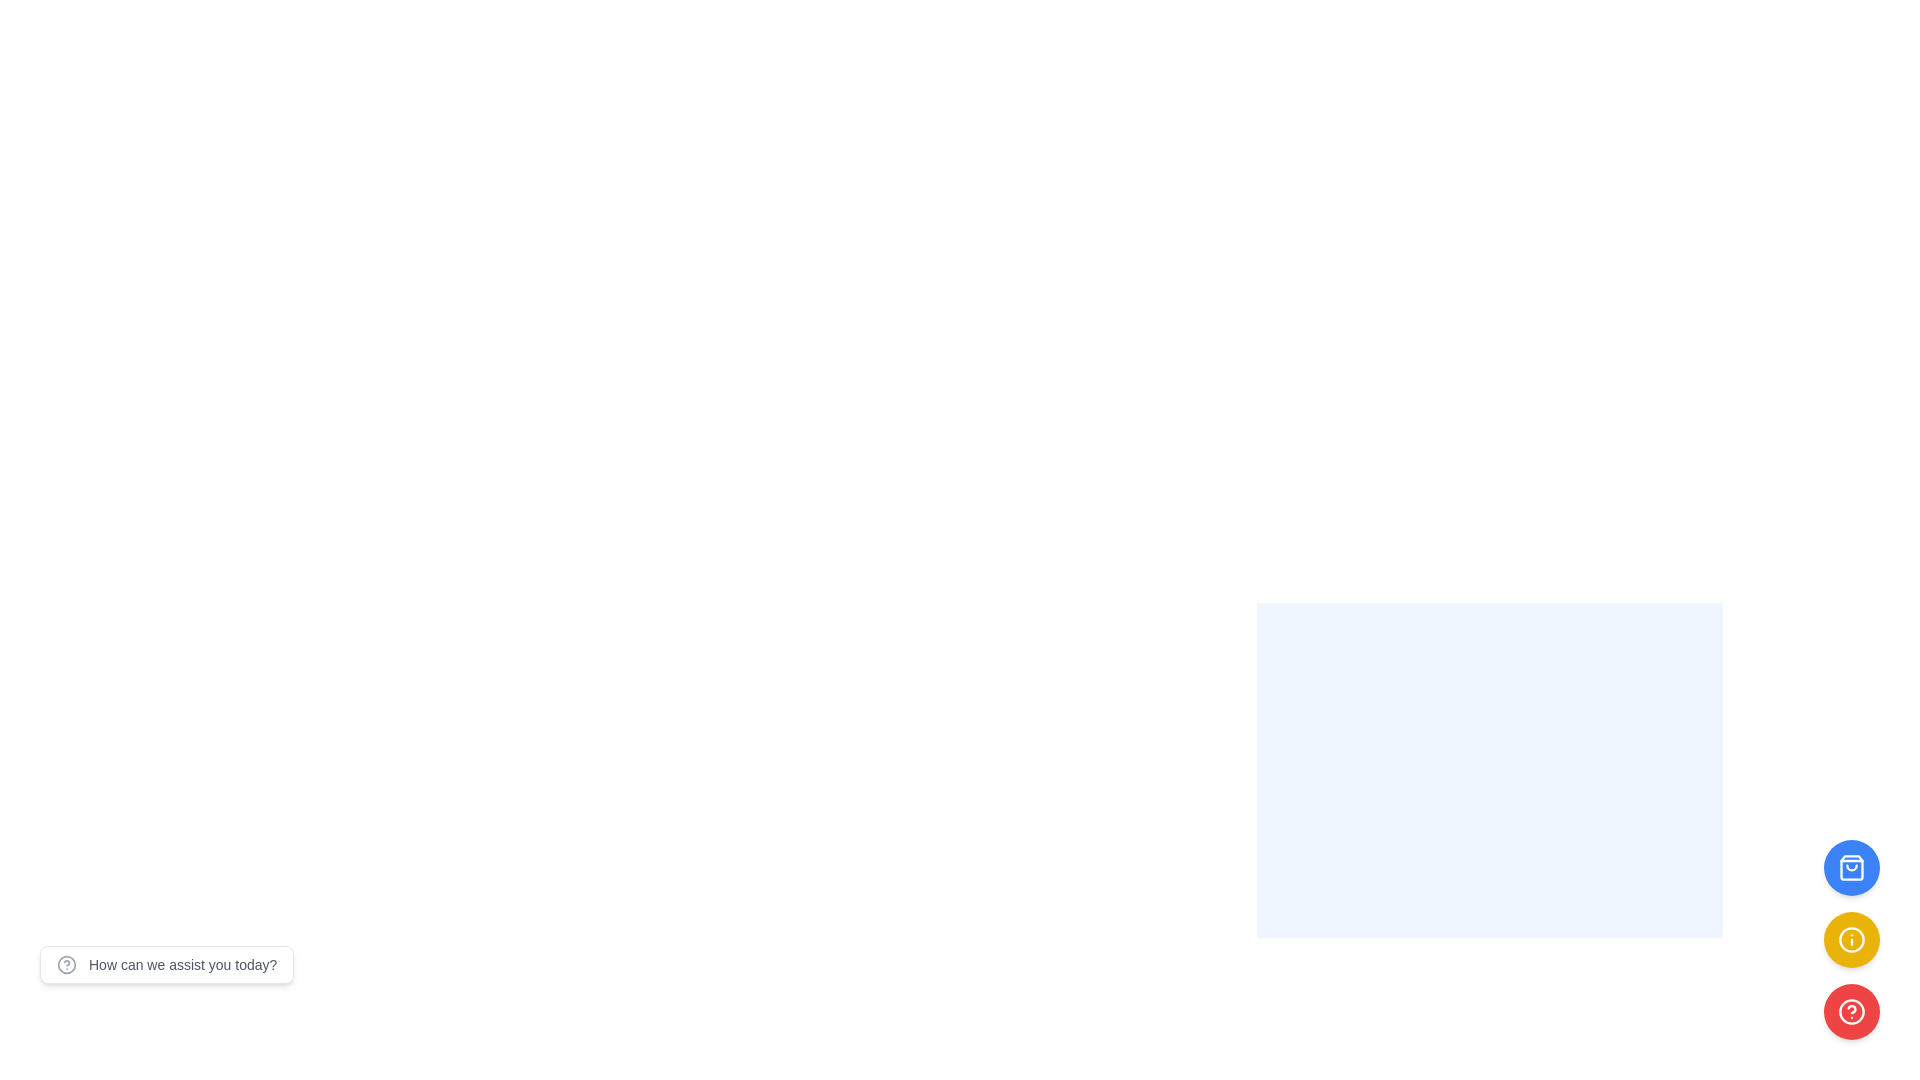 Image resolution: width=1920 pixels, height=1080 pixels. What do you see at coordinates (1851, 1011) in the screenshot?
I see `the red circular help icon located in the bottom-right area of the interface` at bounding box center [1851, 1011].